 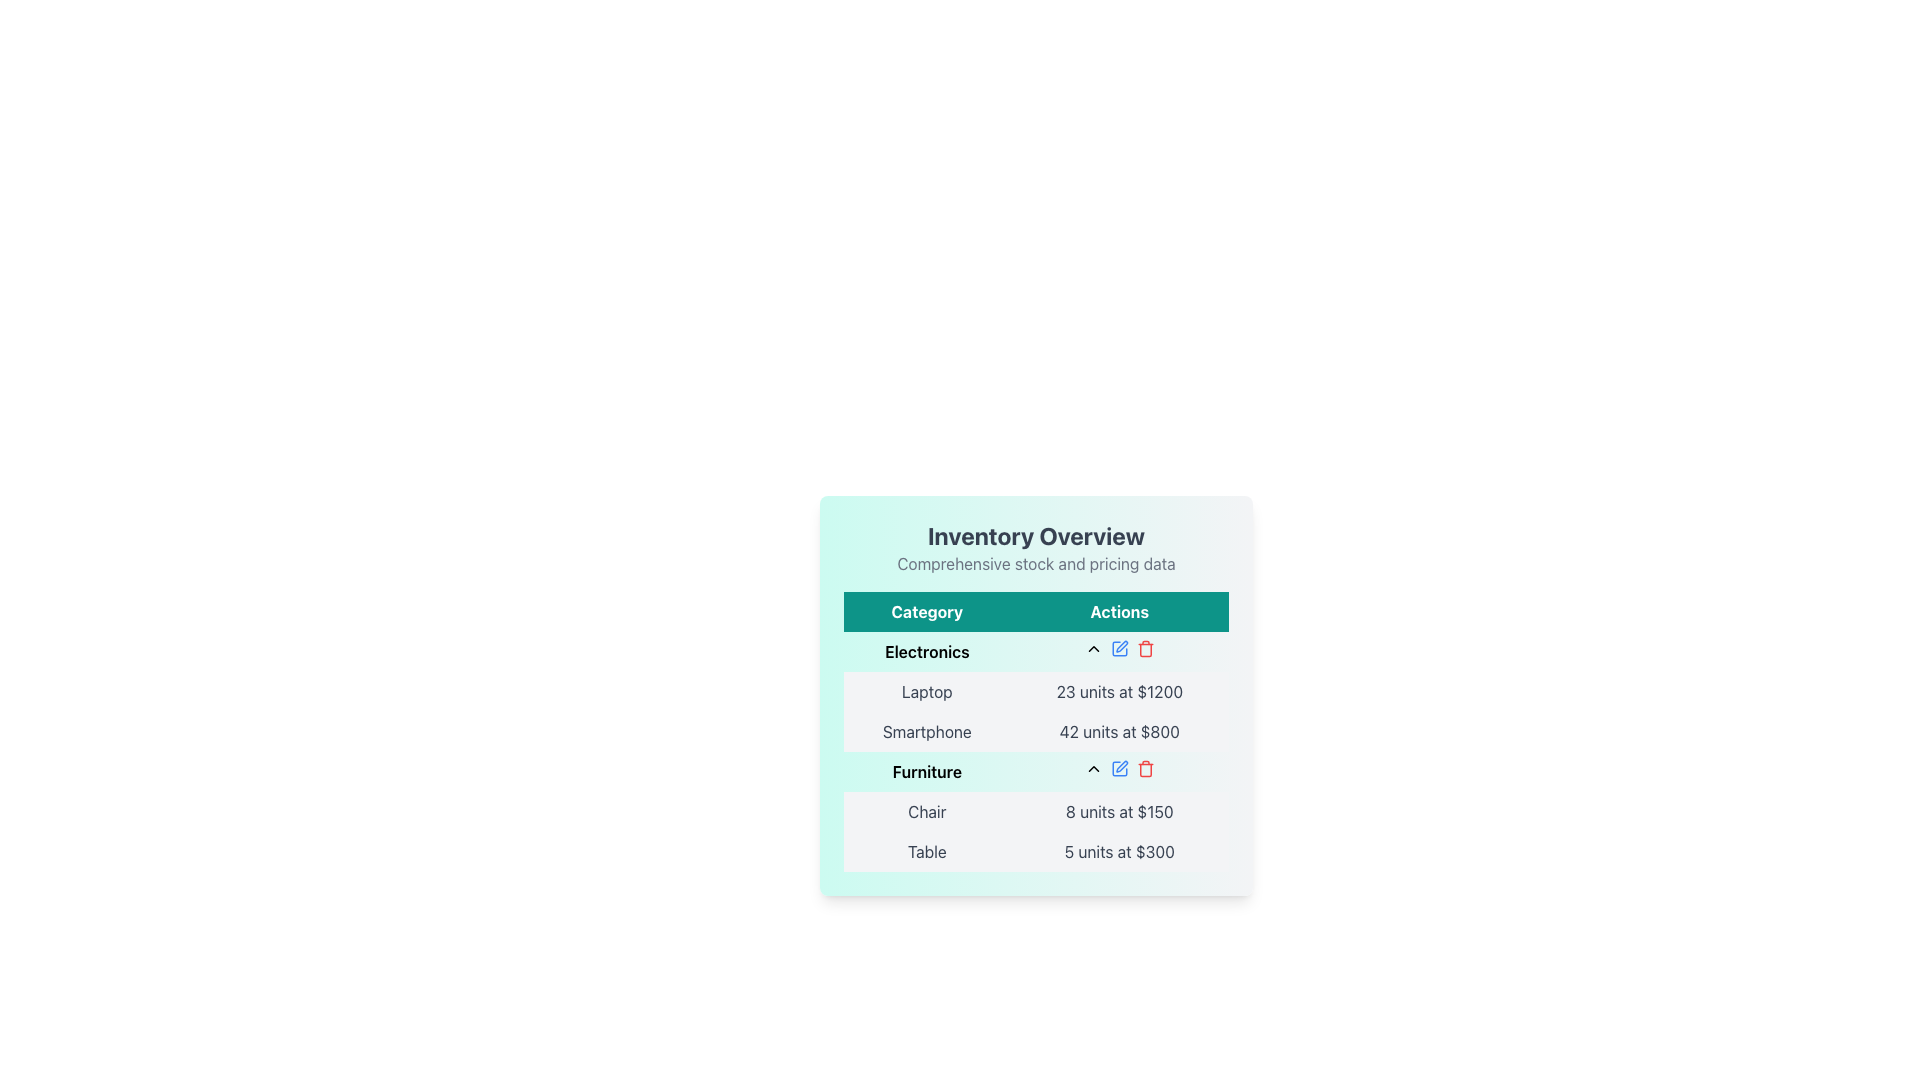 I want to click on the text element providing summary information about the quantity and price of the 'Chair' in the furniture inventory for accessibility, so click(x=1118, y=812).